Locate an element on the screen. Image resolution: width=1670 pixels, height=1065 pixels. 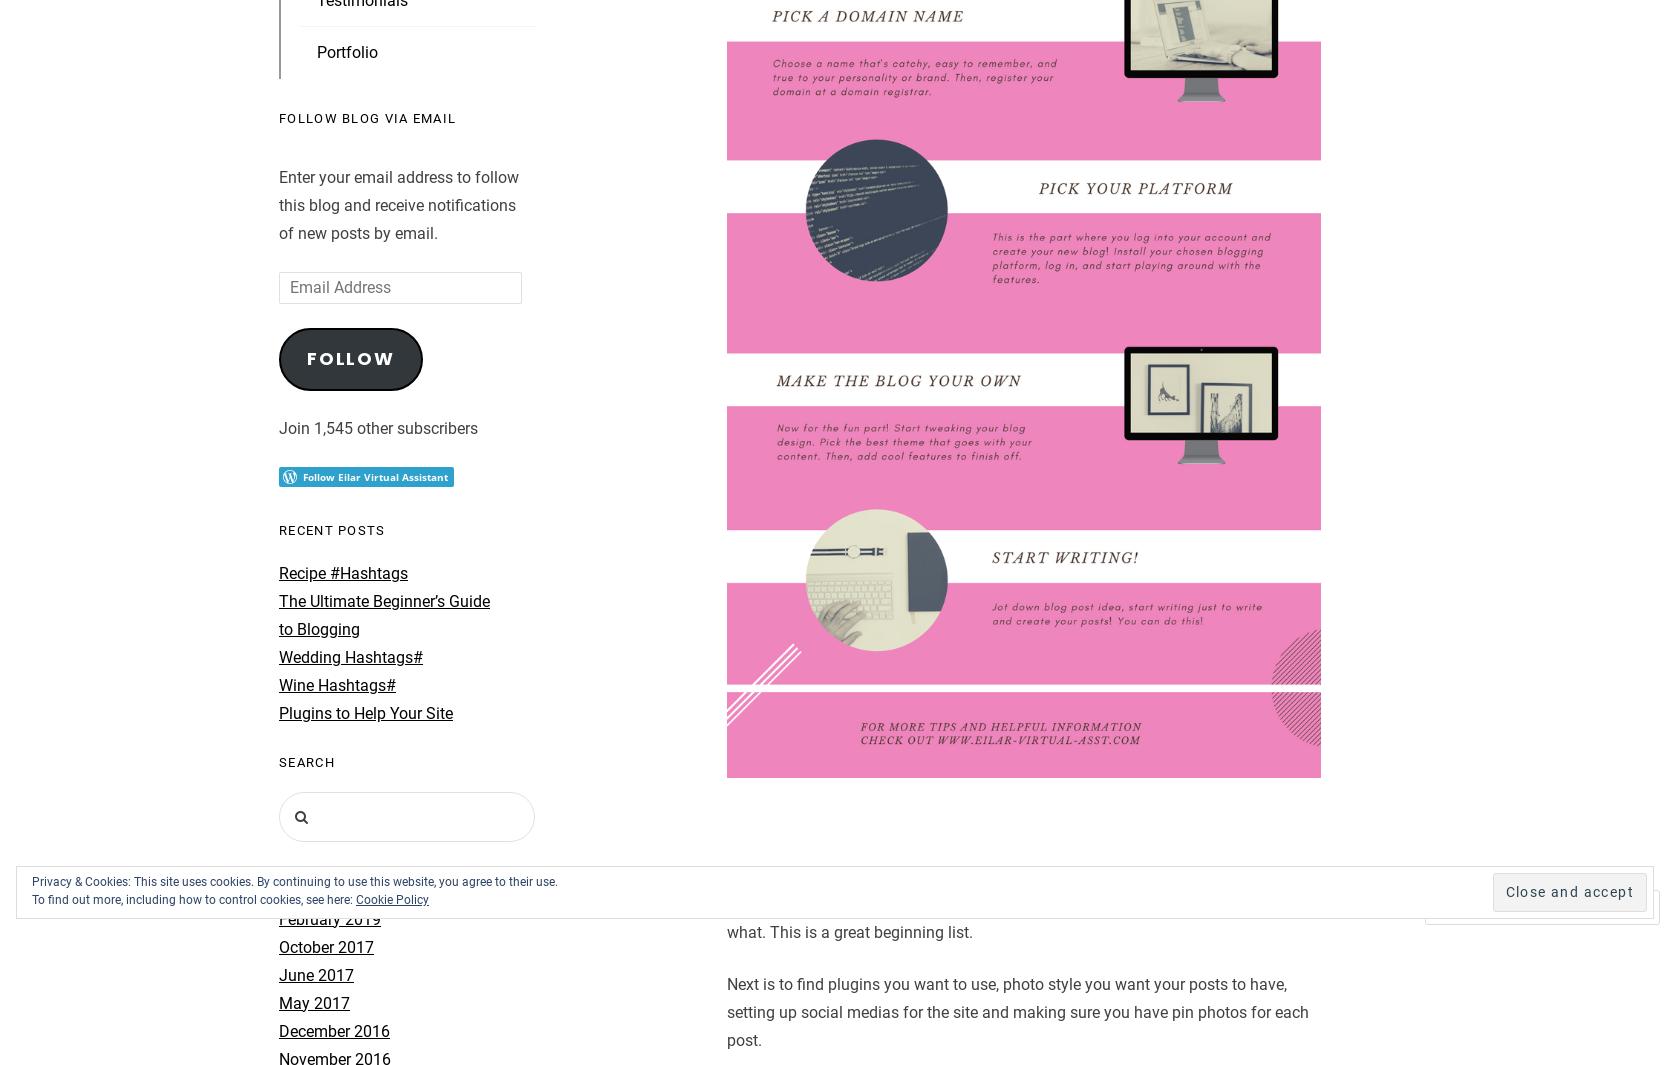
'December 2016' is located at coordinates (278, 1030).